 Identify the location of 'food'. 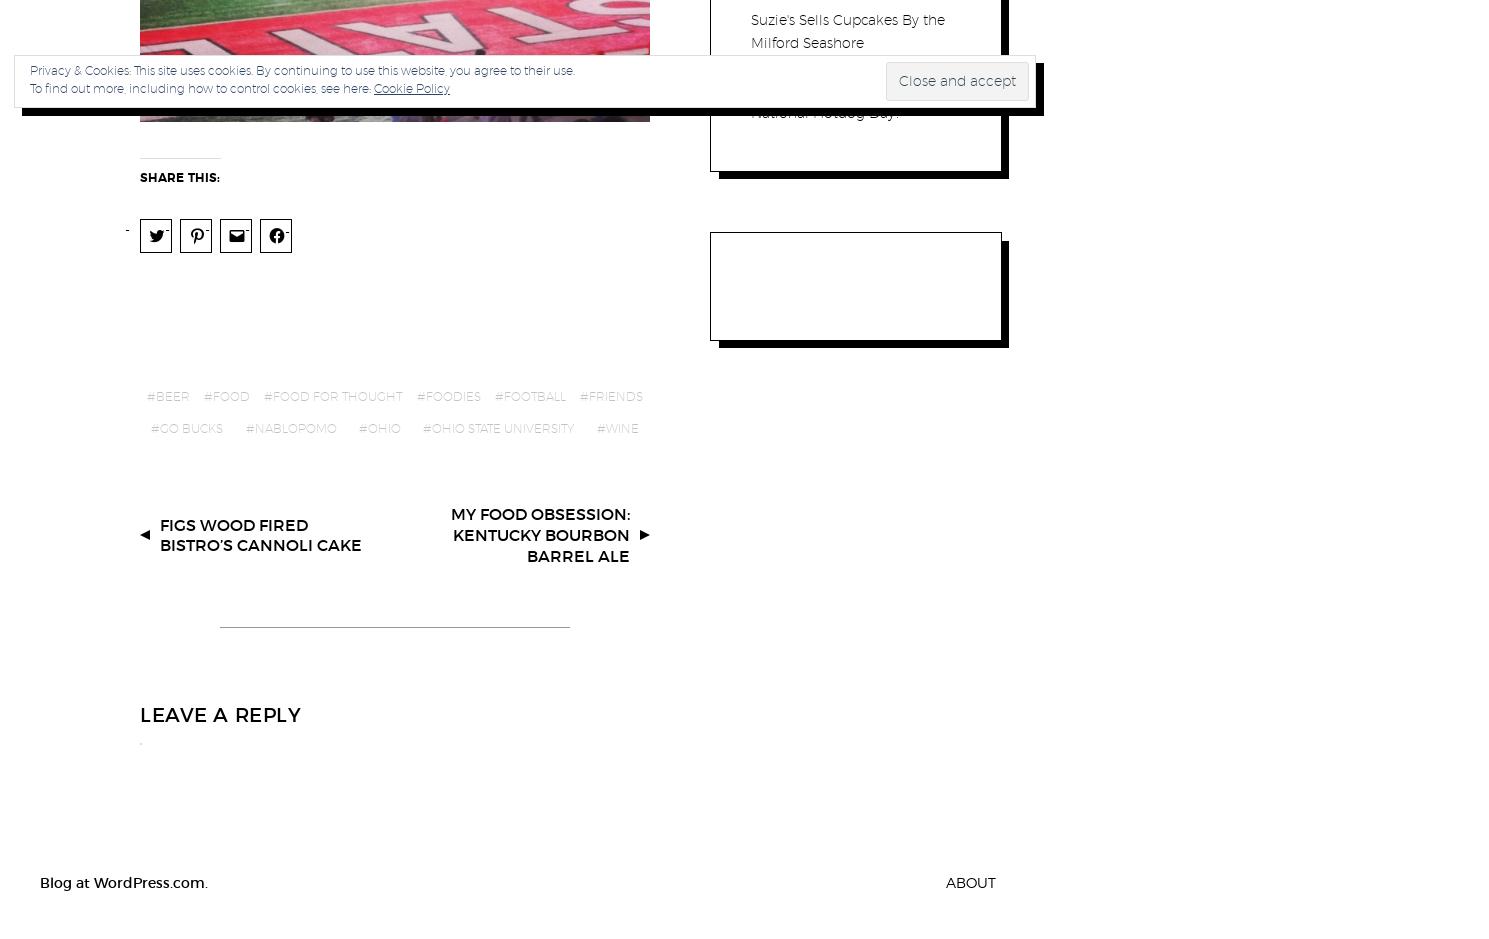
(231, 396).